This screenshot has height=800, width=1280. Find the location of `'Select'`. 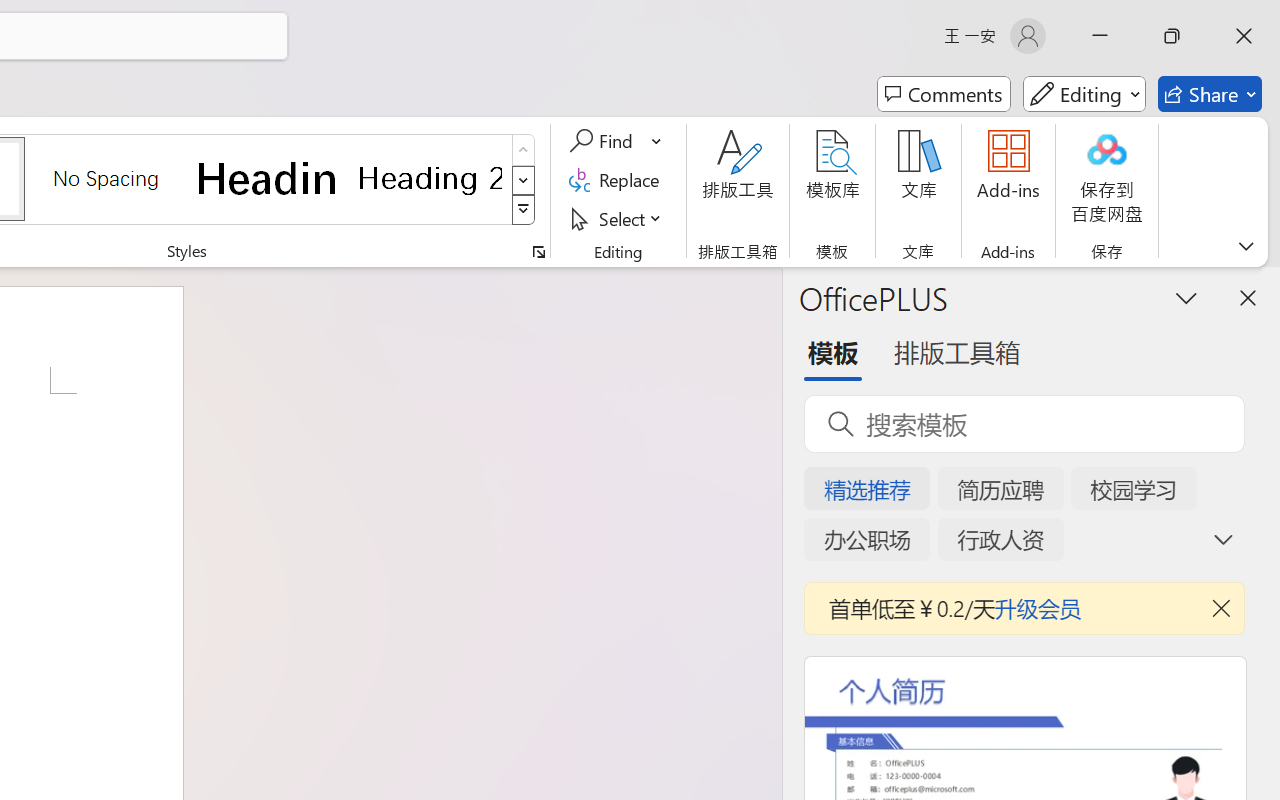

'Select' is located at coordinates (617, 218).